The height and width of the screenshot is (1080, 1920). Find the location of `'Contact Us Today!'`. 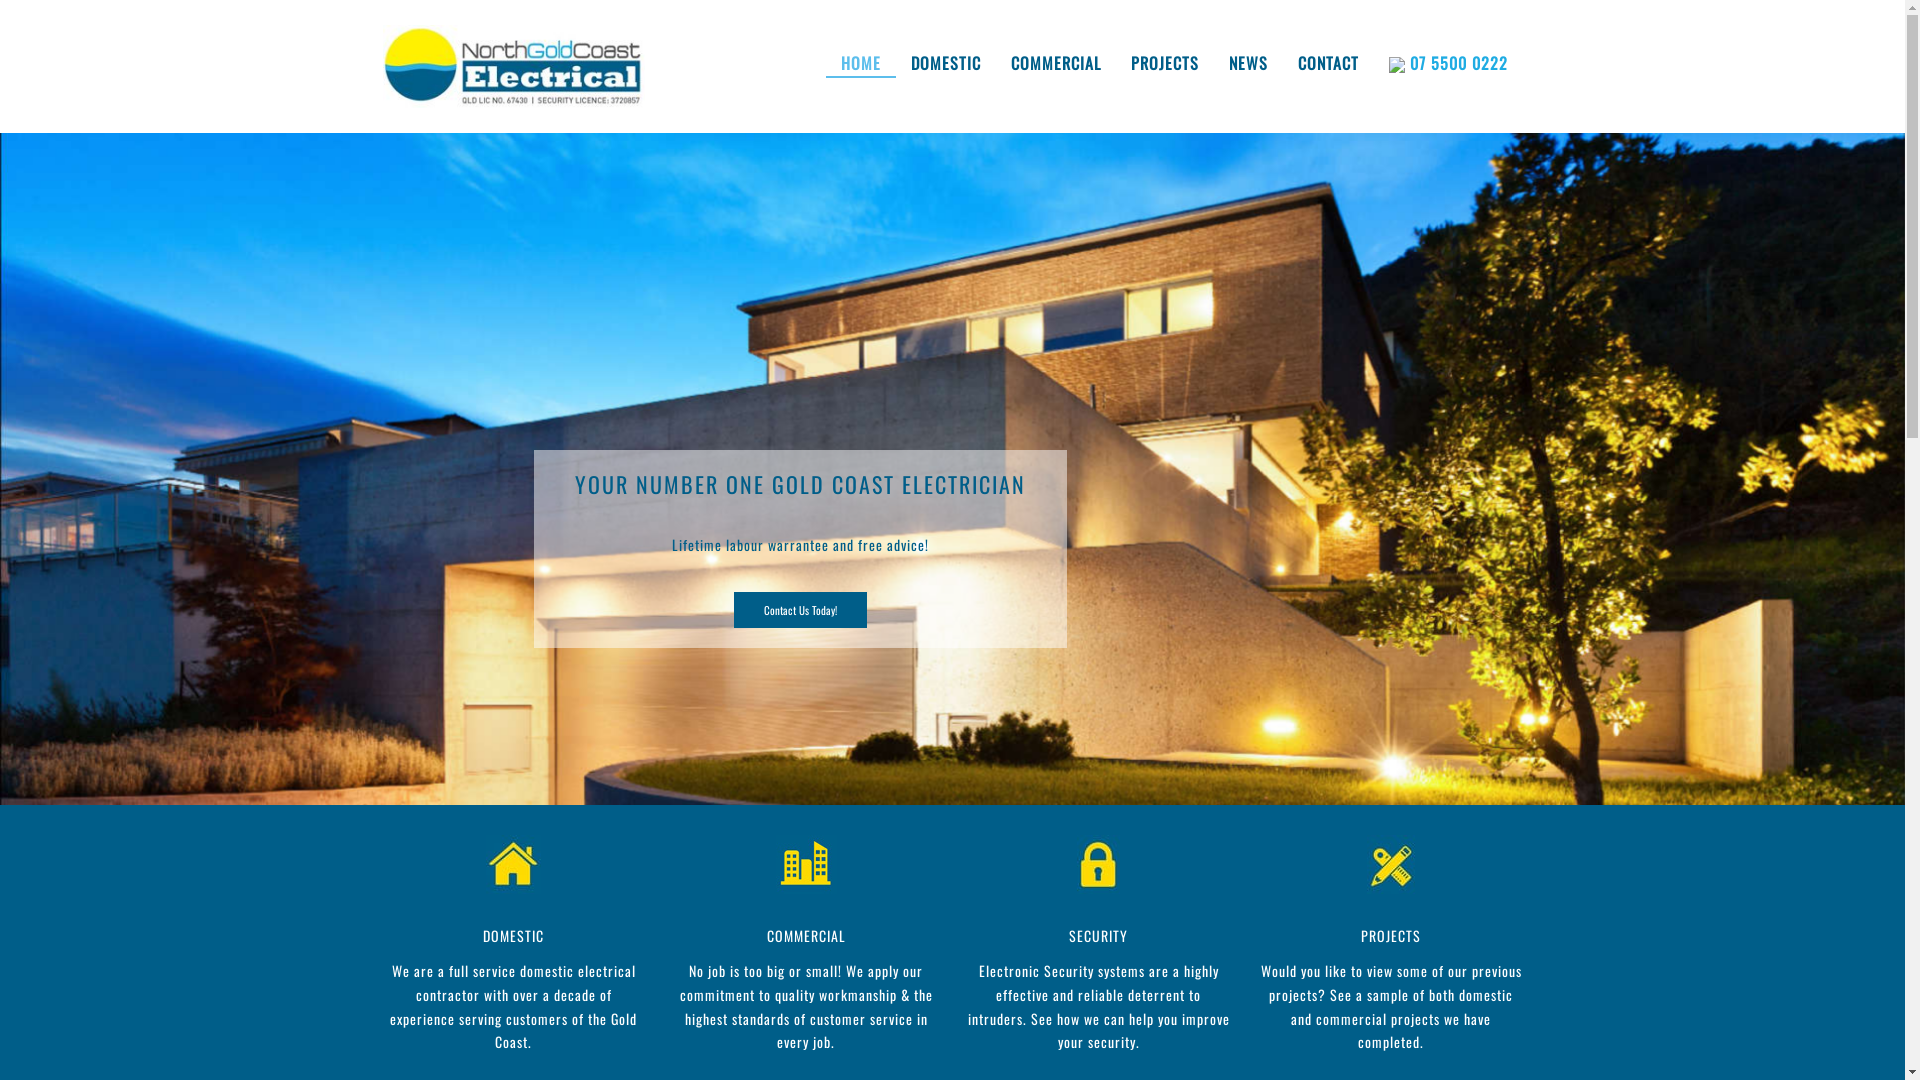

'Contact Us Today!' is located at coordinates (800, 608).